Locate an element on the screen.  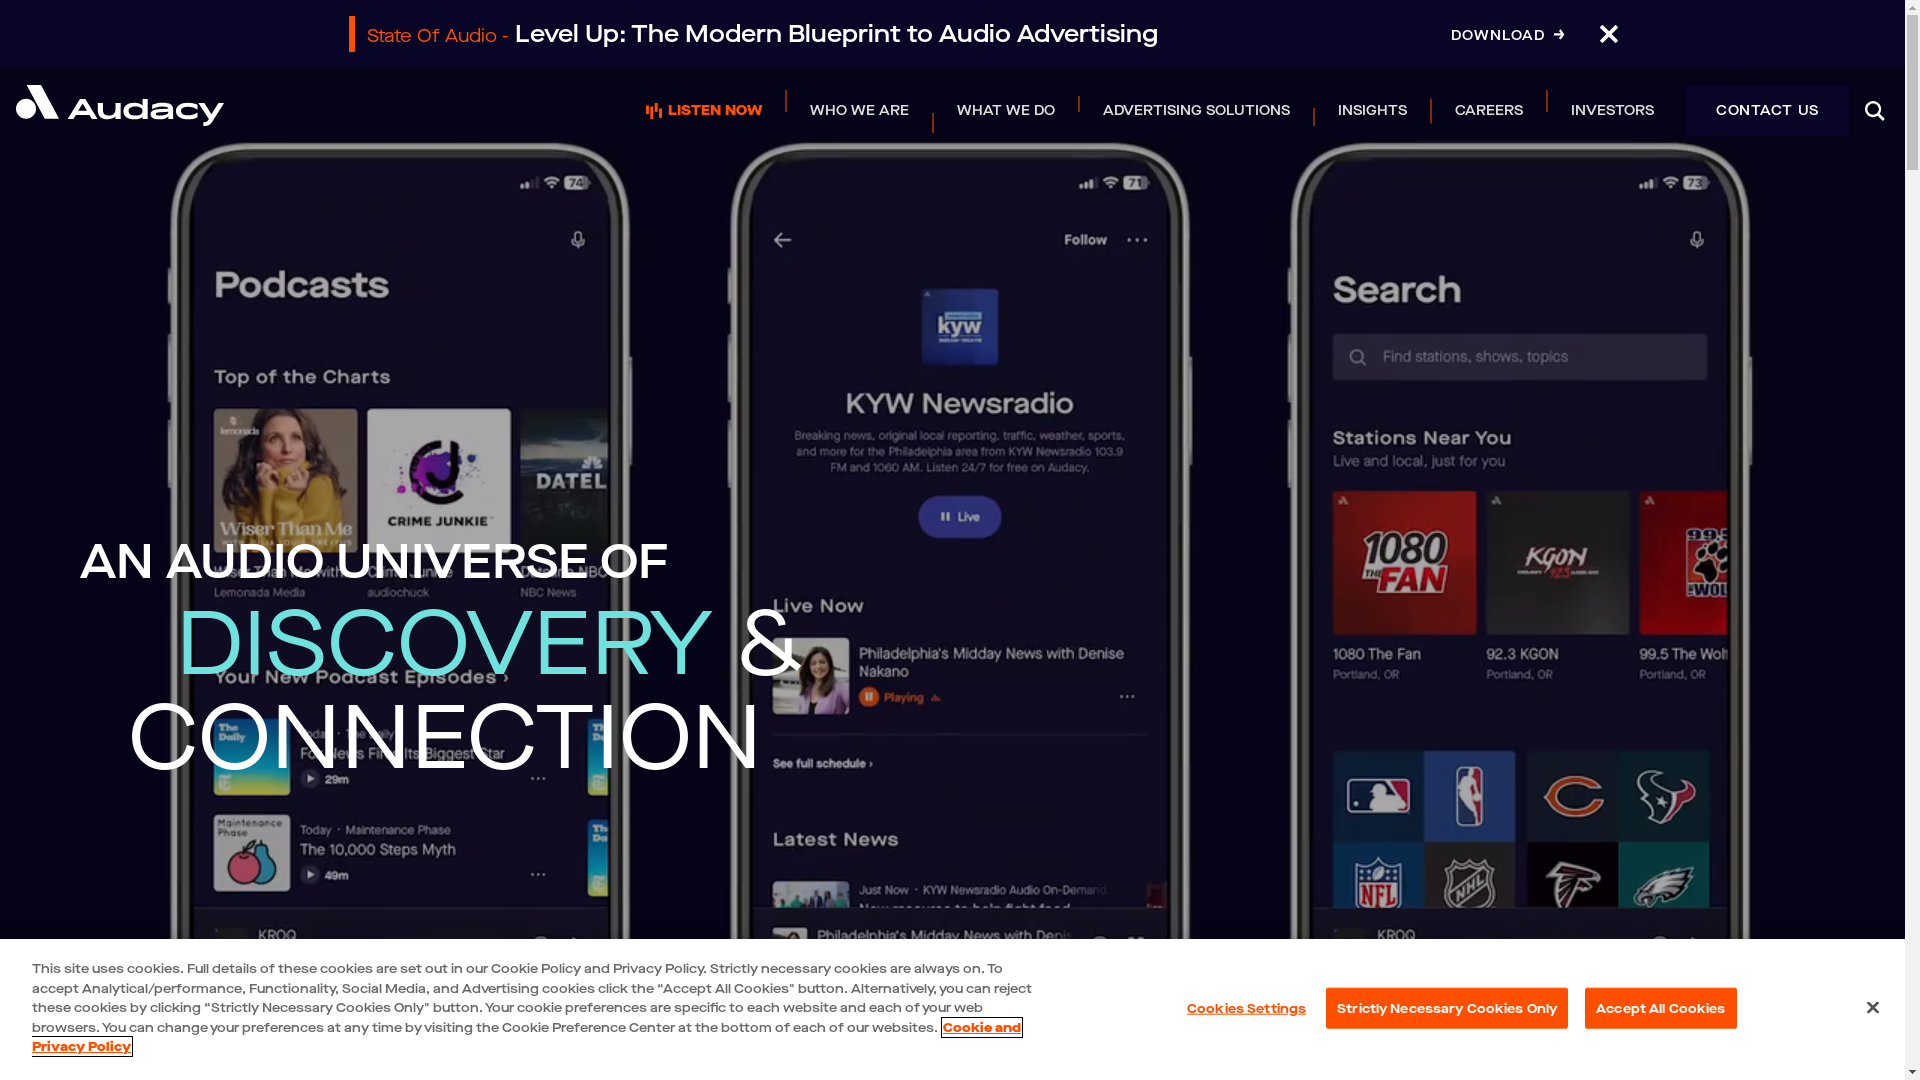
'Strictly Necessary Cookies Only' is located at coordinates (1325, 1007).